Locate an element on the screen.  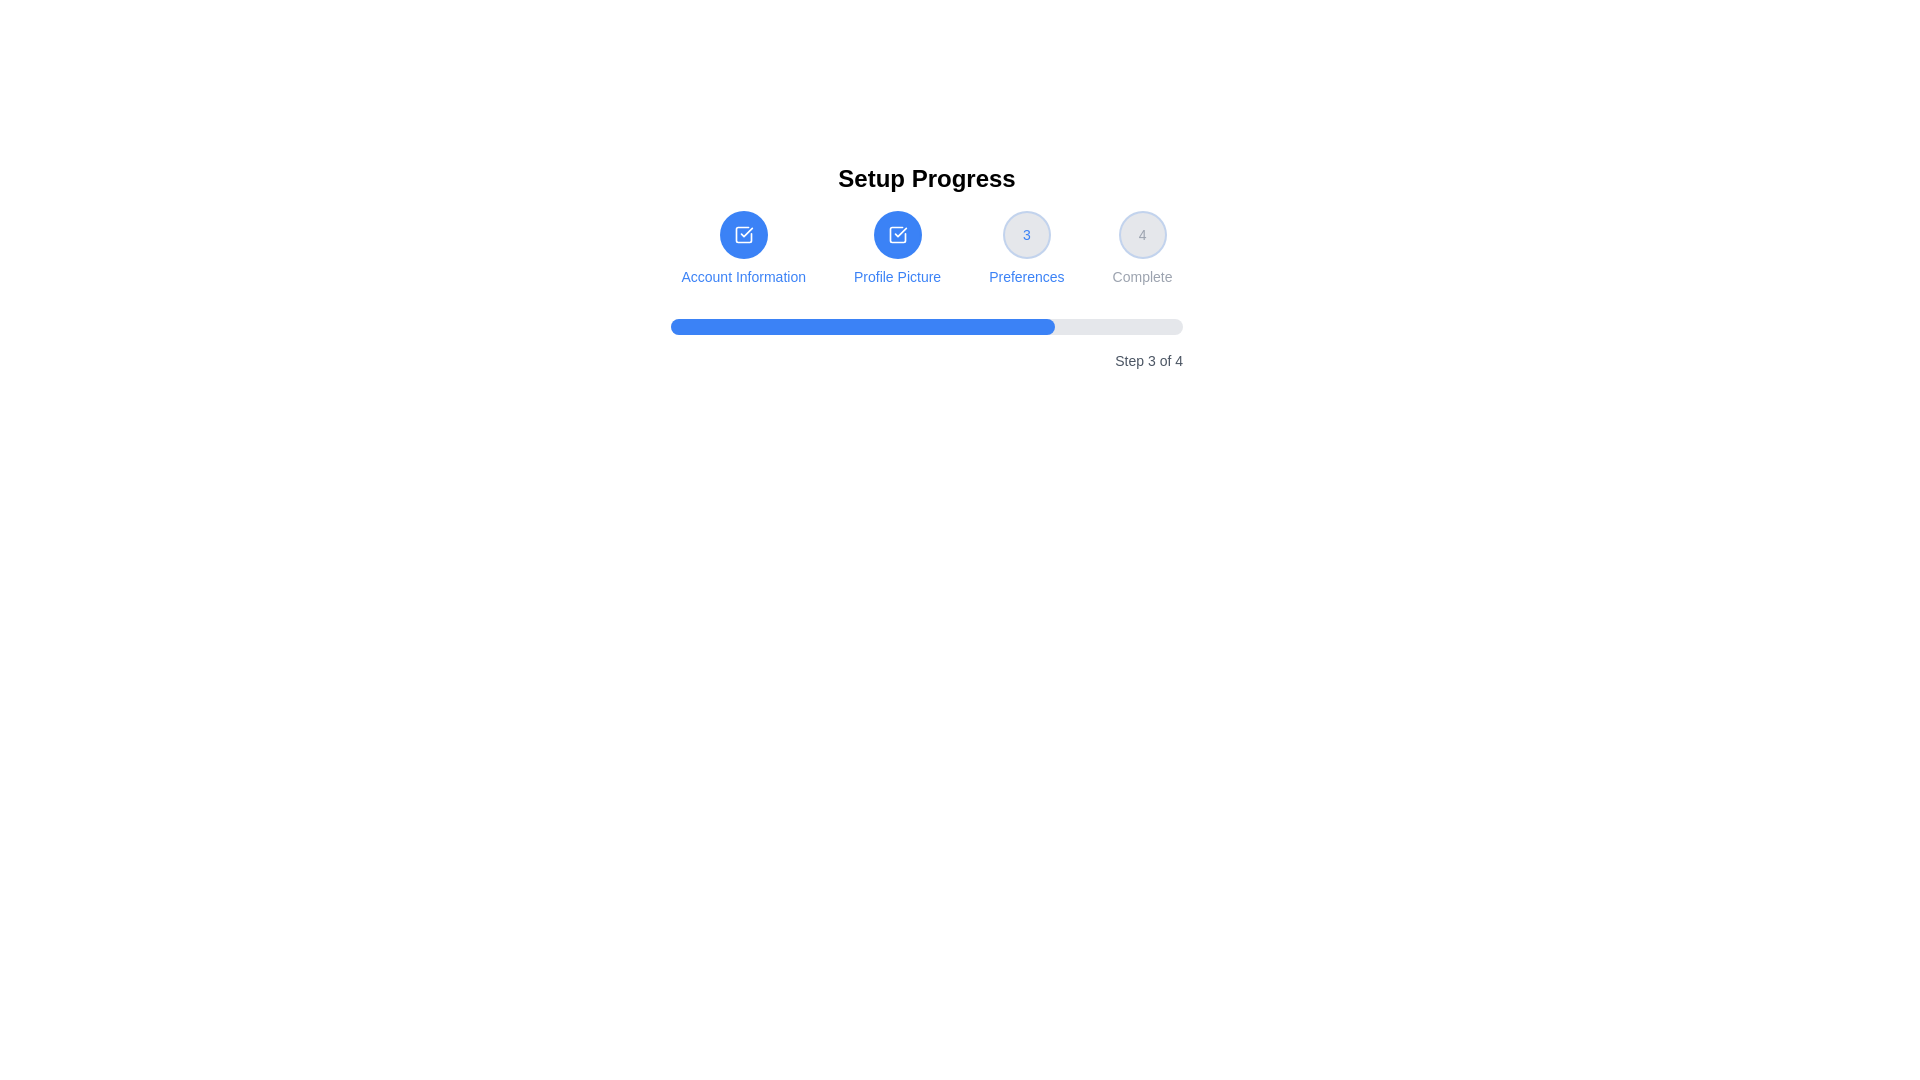
the horizontal progress bar located centrally below the title 'Setup Progress', which has a gray background and a blue filled portion representing progress is located at coordinates (925, 326).